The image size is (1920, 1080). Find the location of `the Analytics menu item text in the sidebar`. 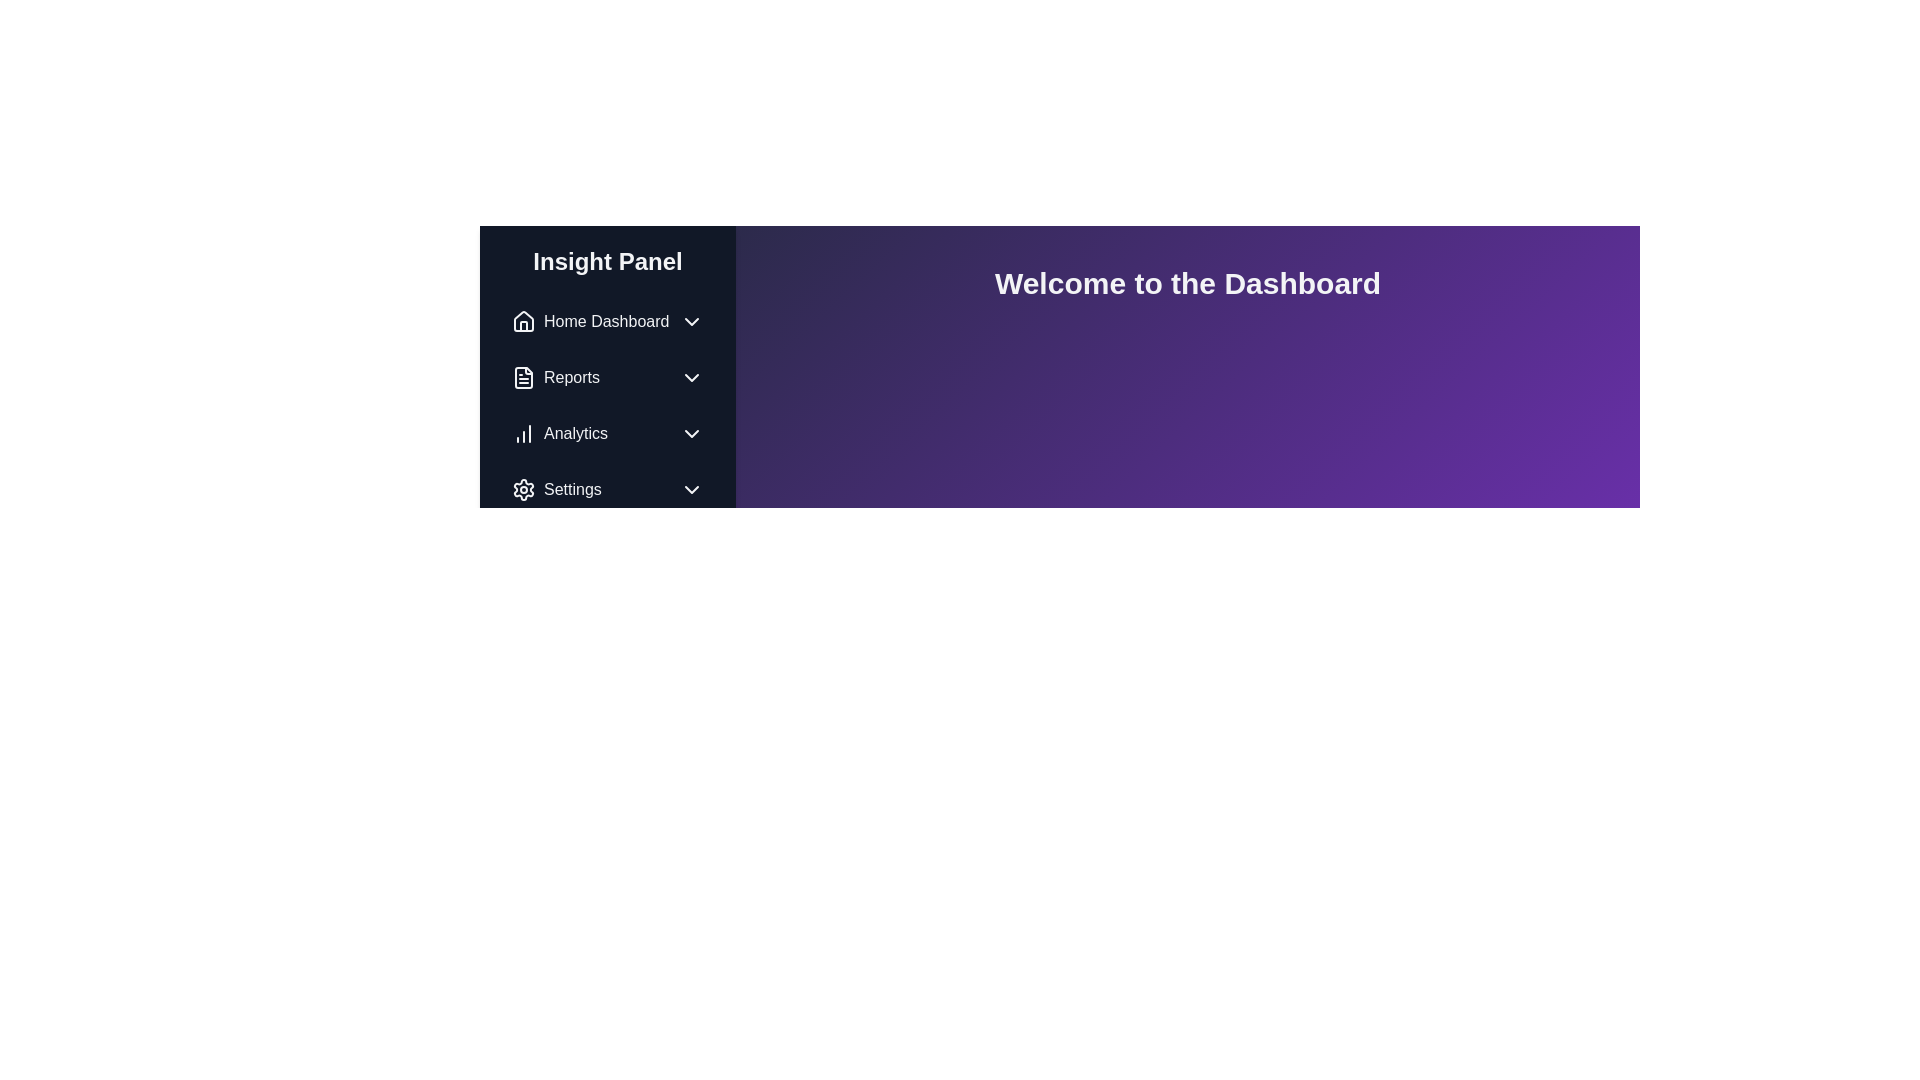

the Analytics menu item text in the sidebar is located at coordinates (575, 433).